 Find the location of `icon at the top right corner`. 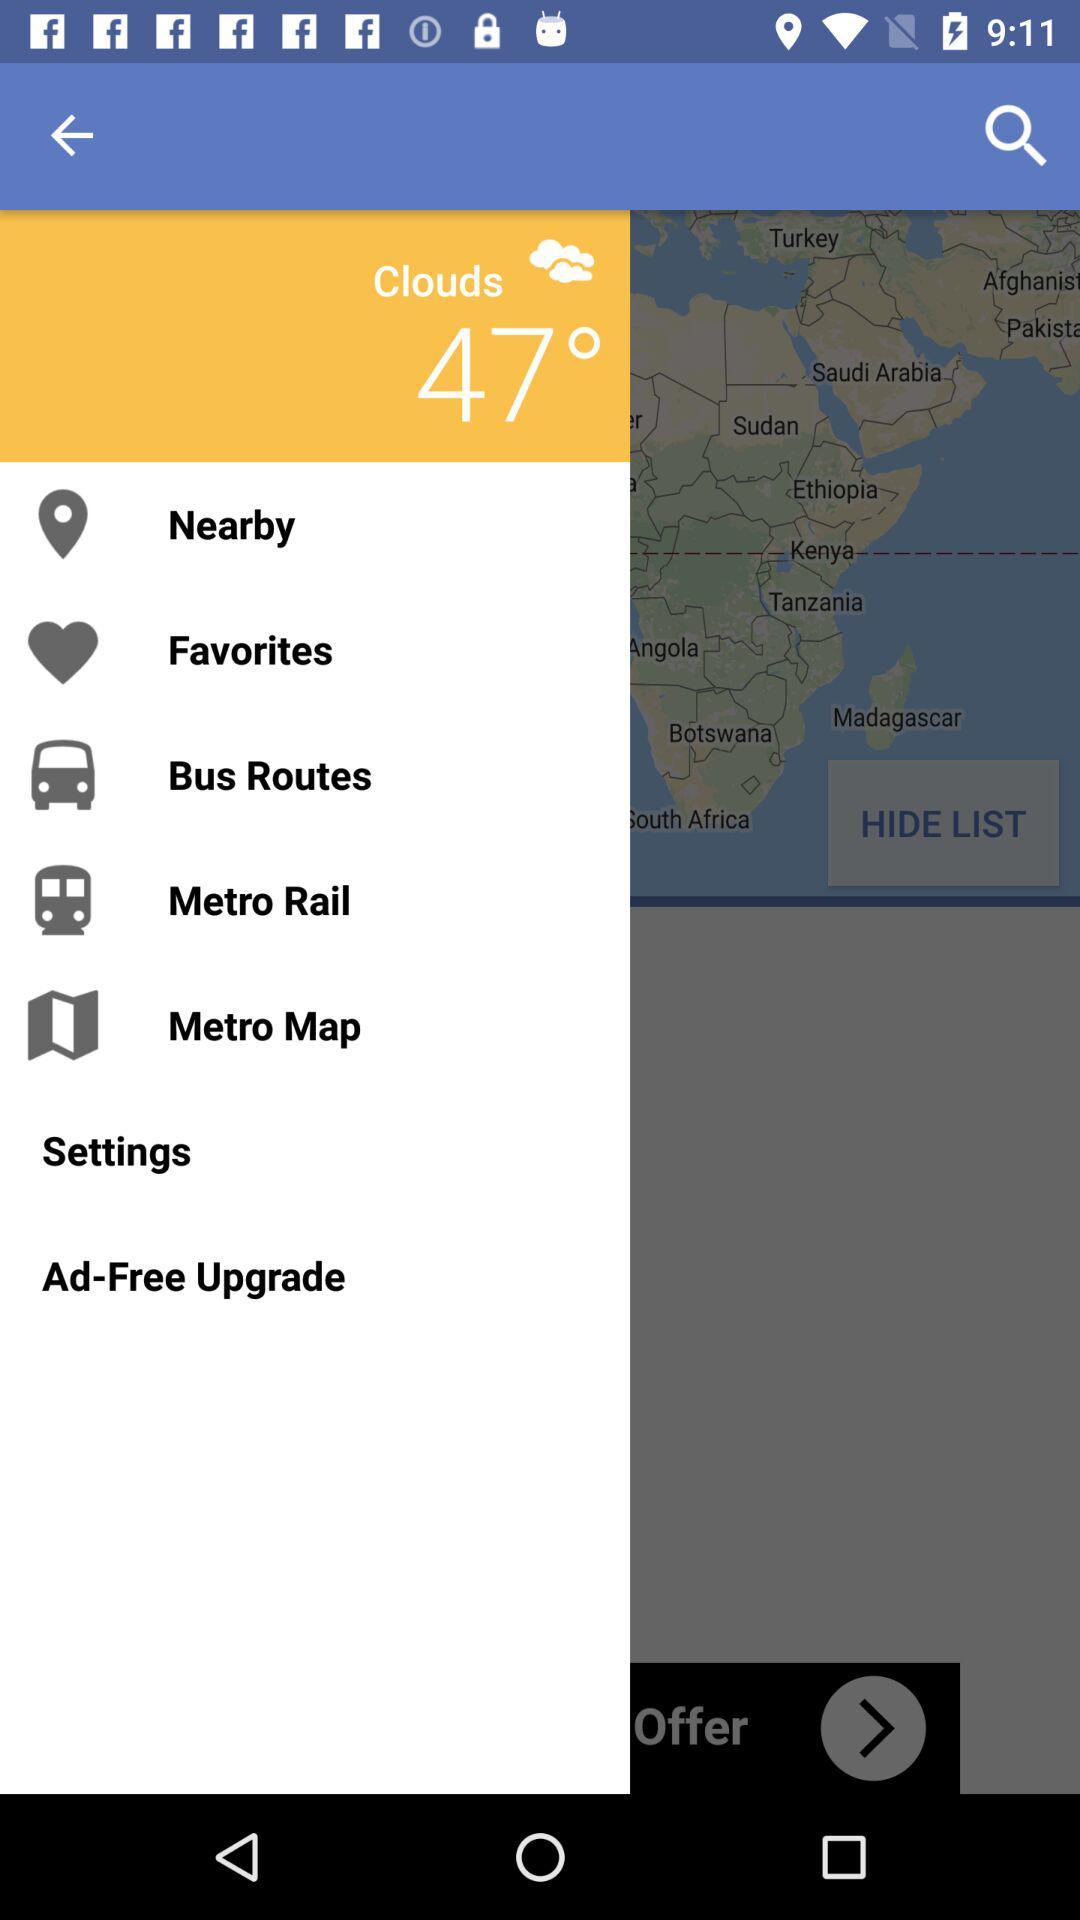

icon at the top right corner is located at coordinates (1017, 135).